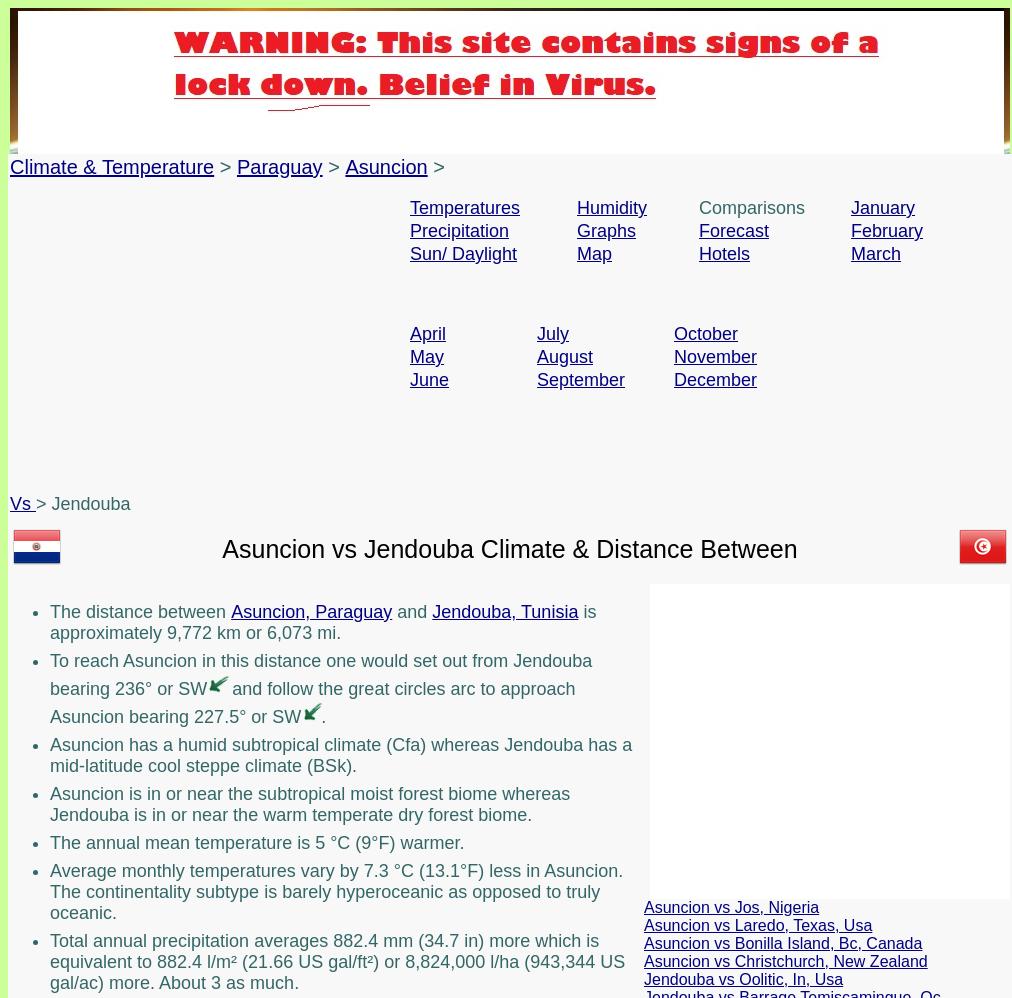 The height and width of the screenshot is (998, 1012). I want to click on 'Asuncion vs Jos, Nigeria', so click(731, 906).